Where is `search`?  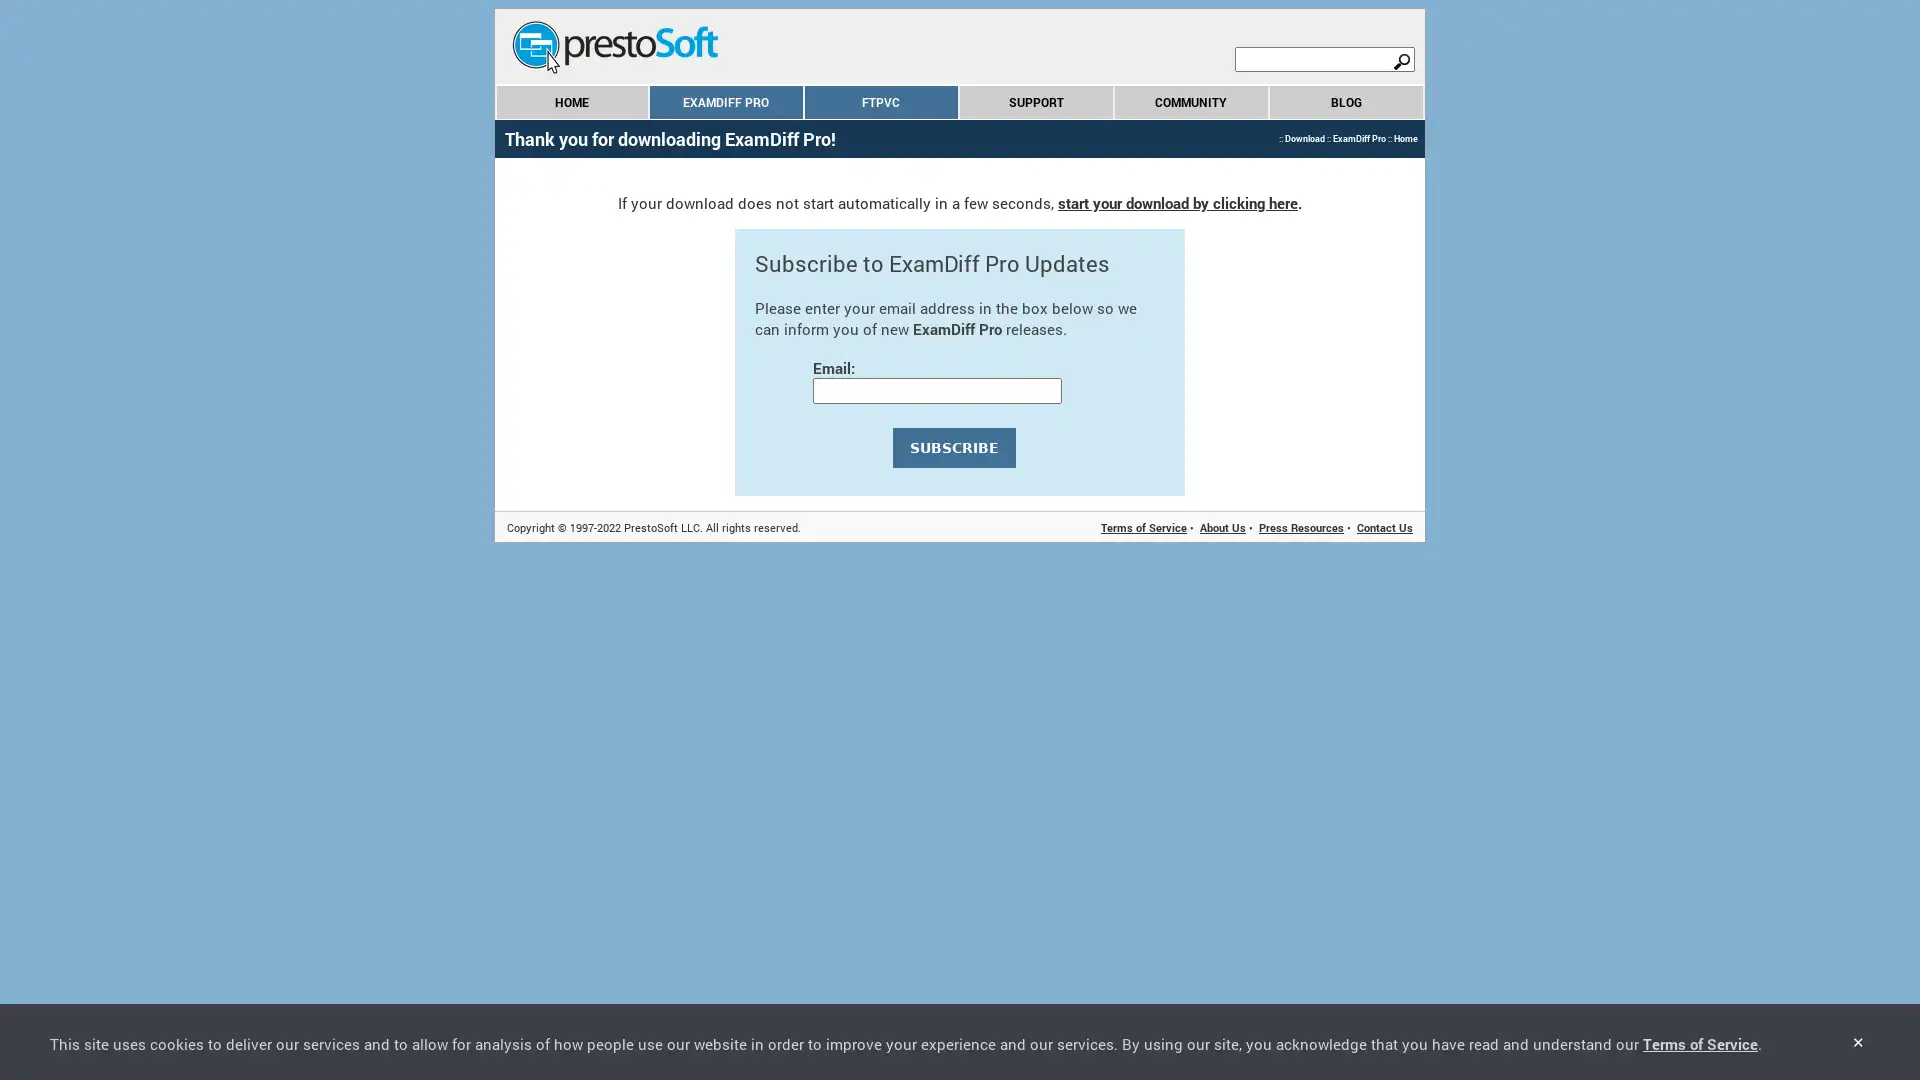 search is located at coordinates (1400, 60).